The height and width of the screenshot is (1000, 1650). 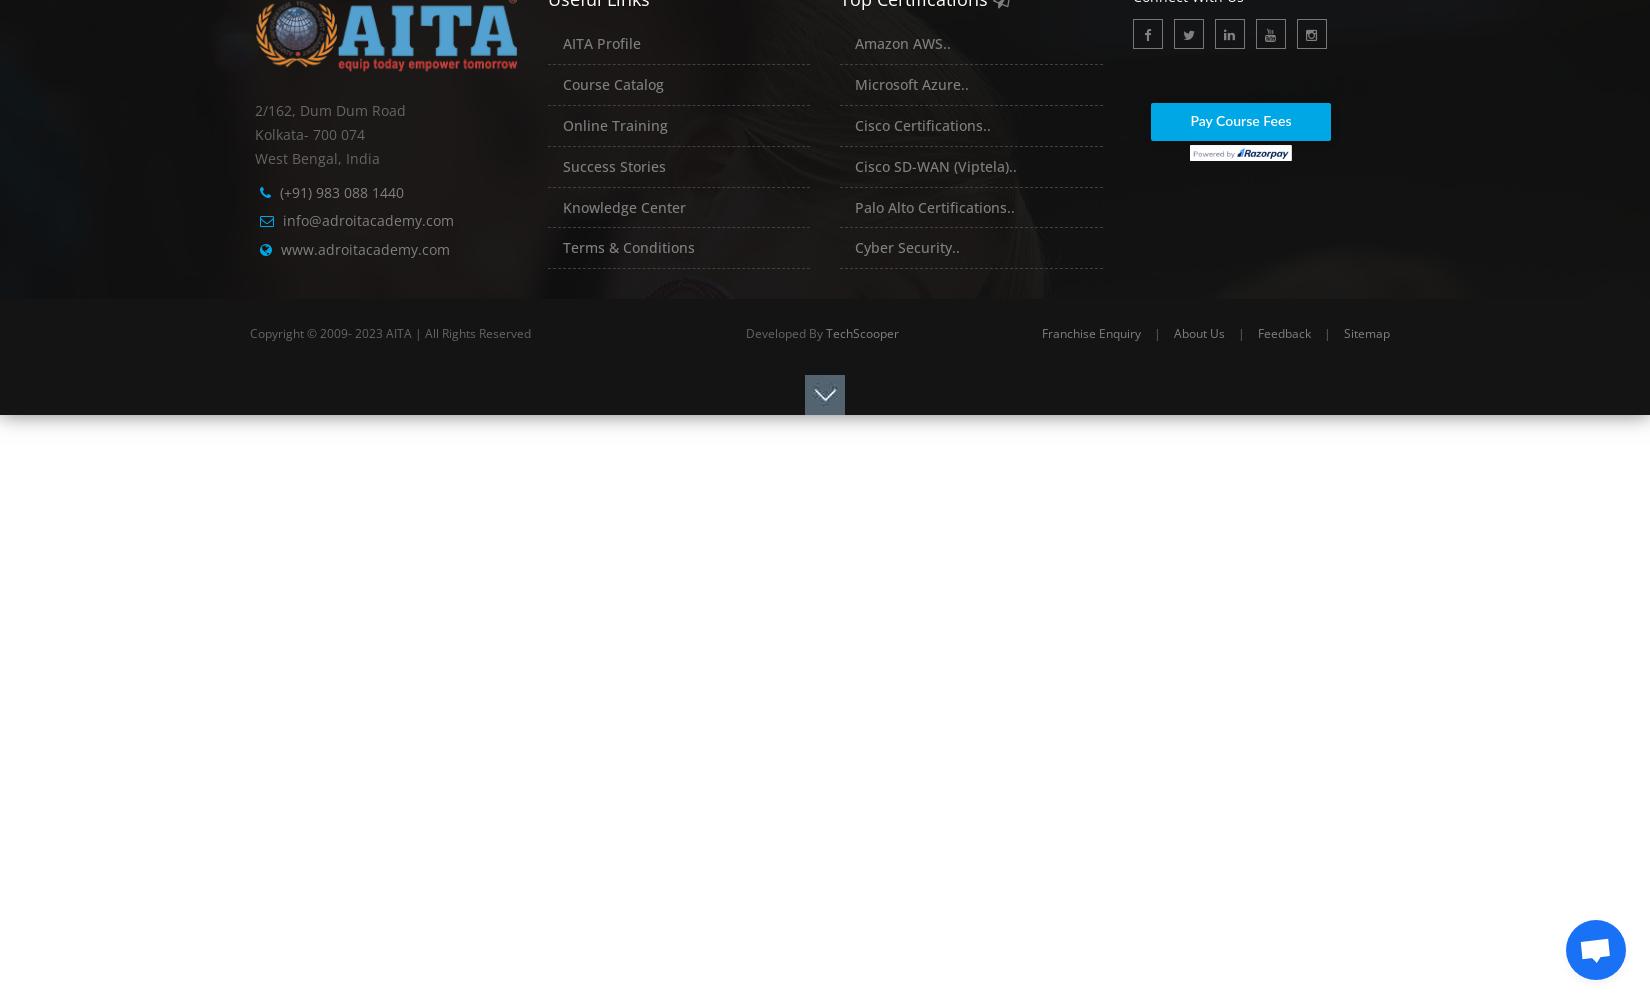 I want to click on 'Feedback', so click(x=1283, y=332).